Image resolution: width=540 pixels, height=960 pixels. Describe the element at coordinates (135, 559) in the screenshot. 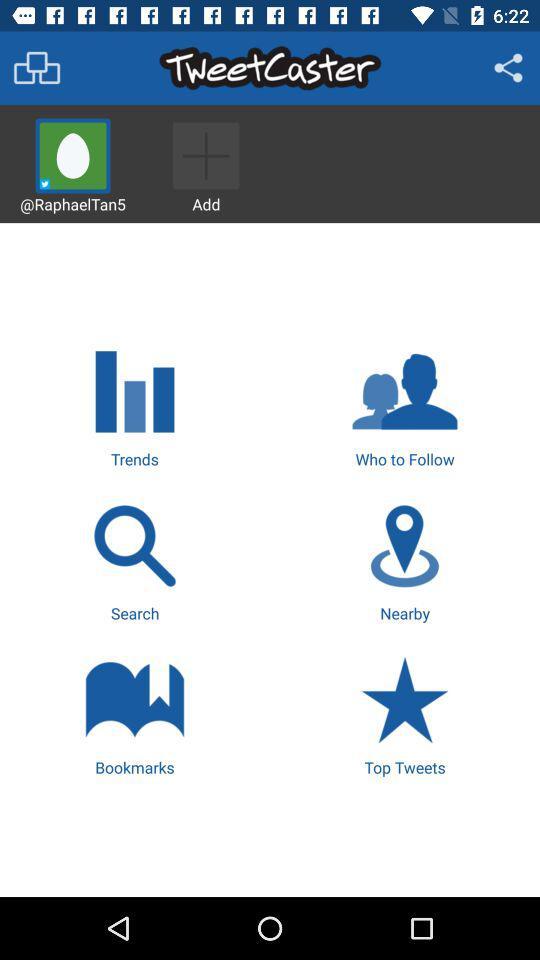

I see `search` at that location.